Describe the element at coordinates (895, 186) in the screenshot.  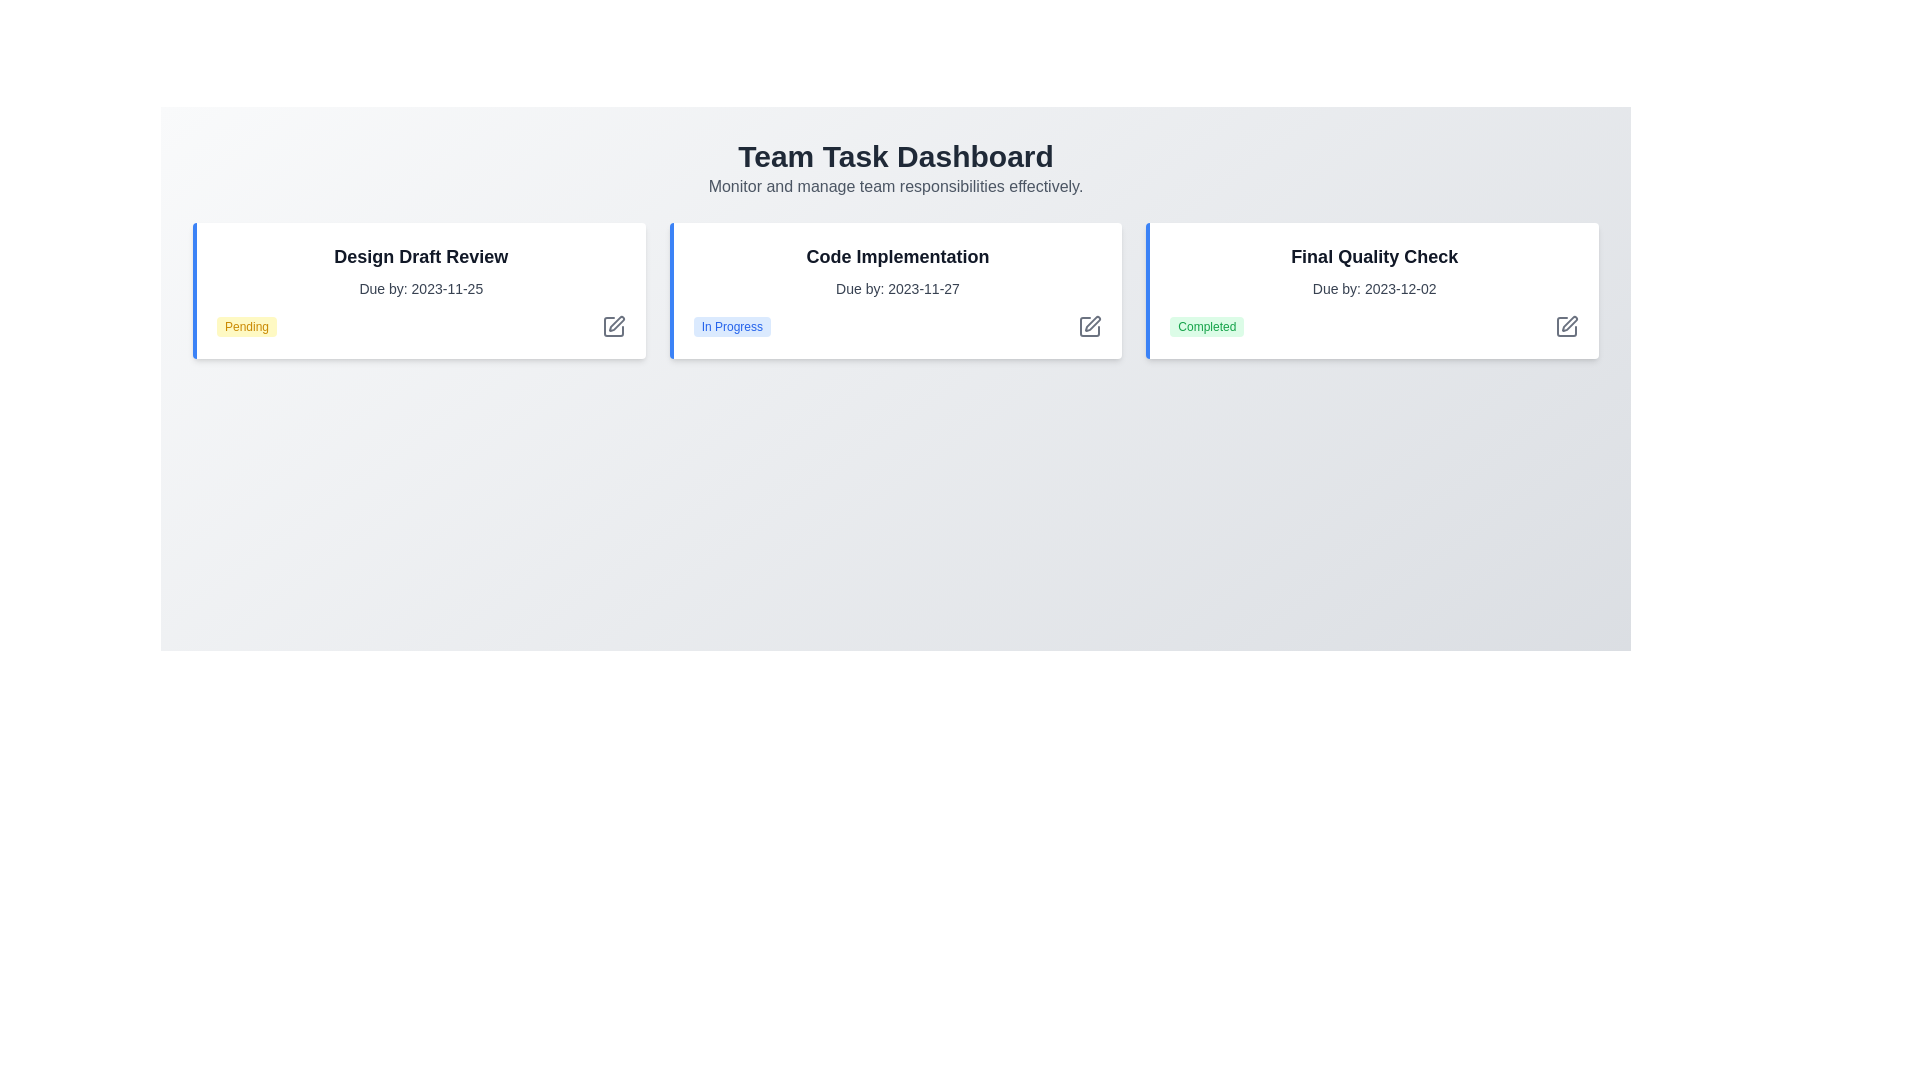
I see `the static text element that reads 'Monitor and manage team responsibilities effectively', which is located below the 'Team Task Dashboard' header and centered horizontally on the page` at that location.